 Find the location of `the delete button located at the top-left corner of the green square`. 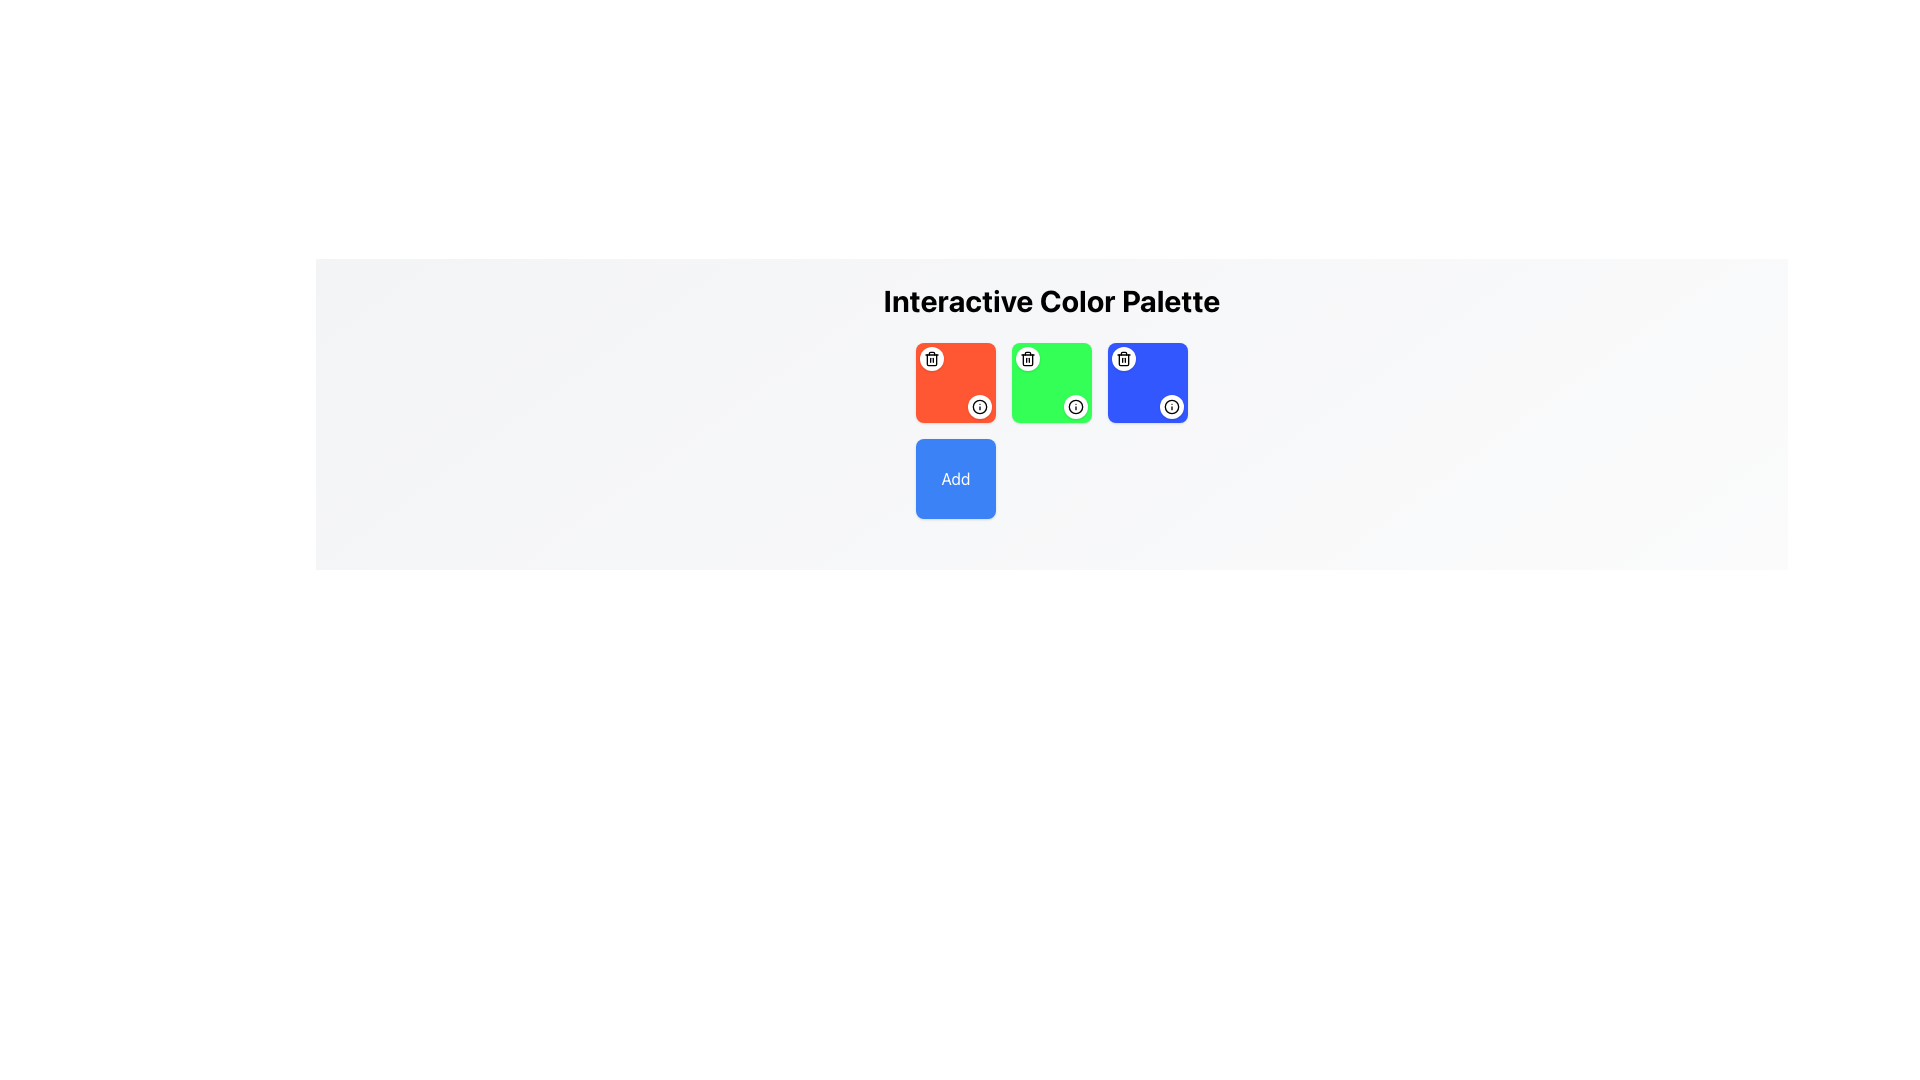

the delete button located at the top-left corner of the green square is located at coordinates (1027, 357).